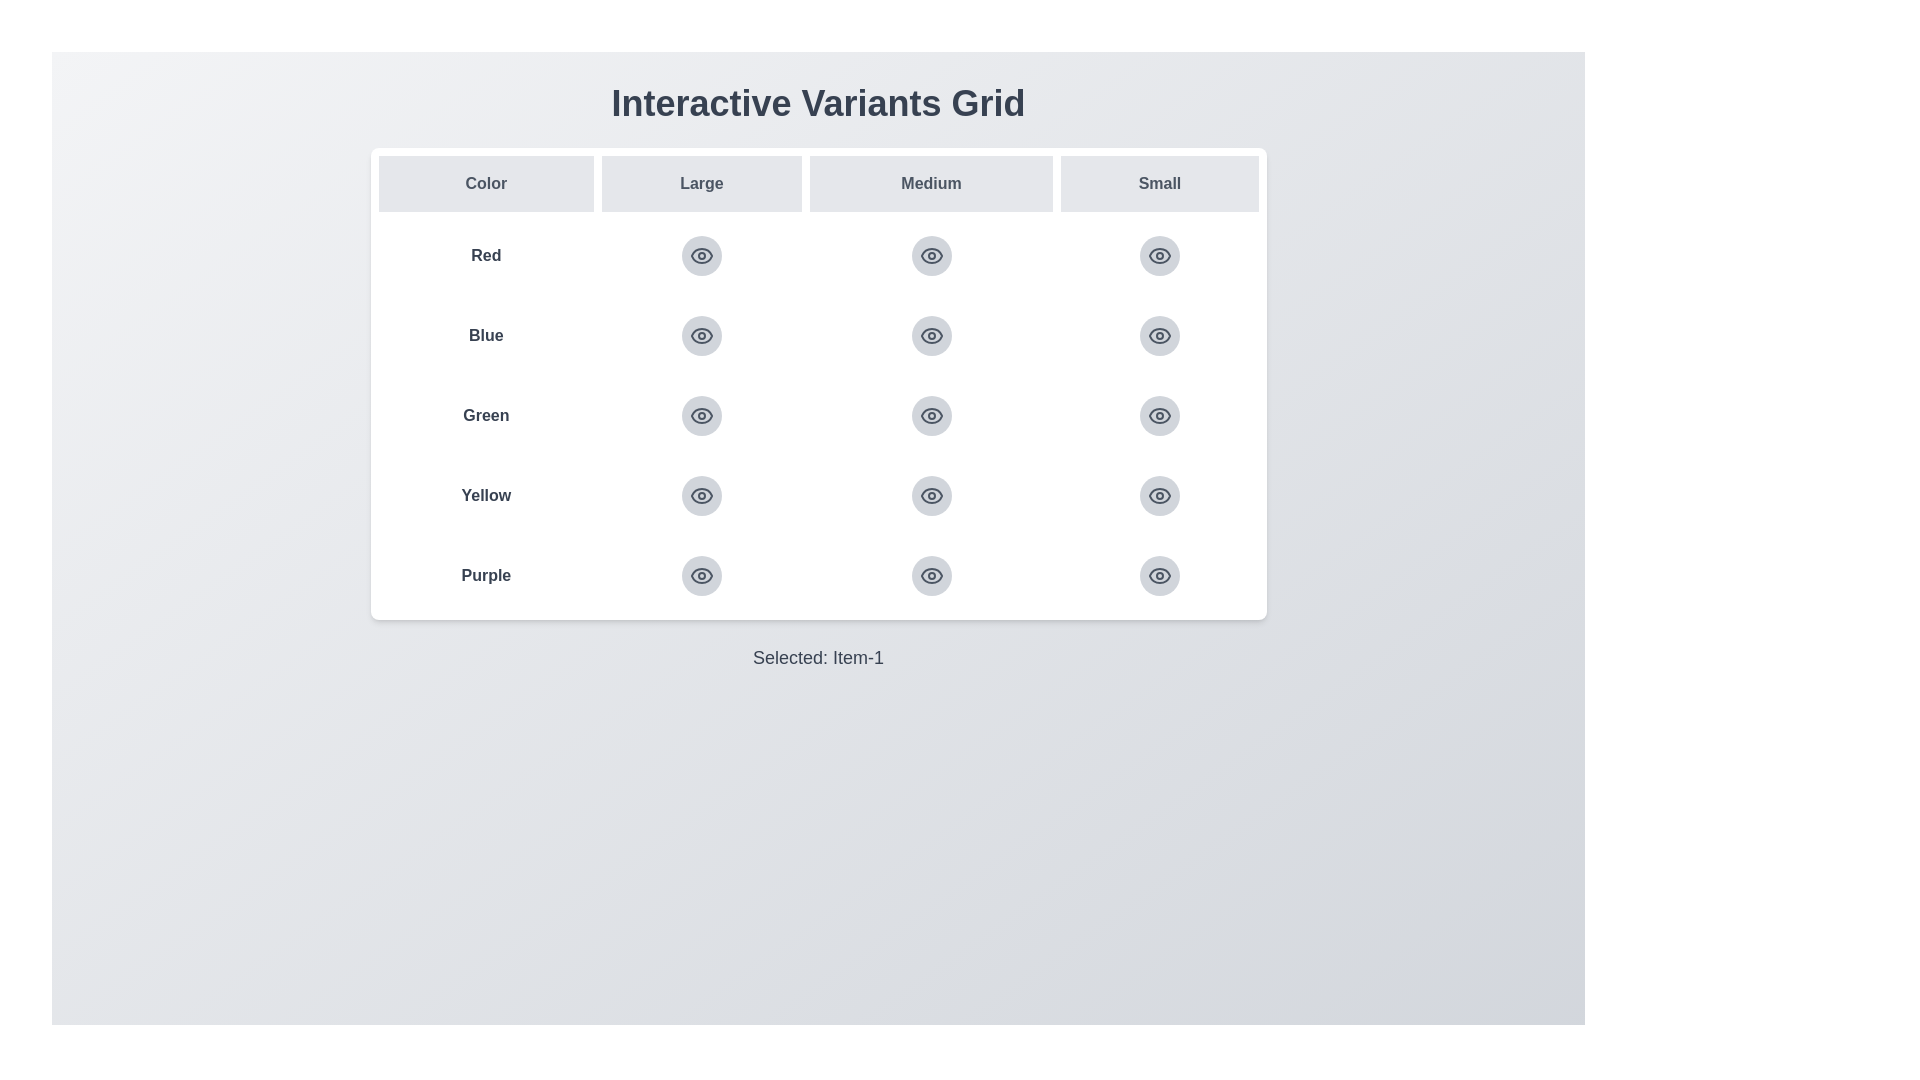  What do you see at coordinates (930, 575) in the screenshot?
I see `the visibility icon located in the last row, third column of the grid component, which is visually enclosed within a circular background` at bounding box center [930, 575].